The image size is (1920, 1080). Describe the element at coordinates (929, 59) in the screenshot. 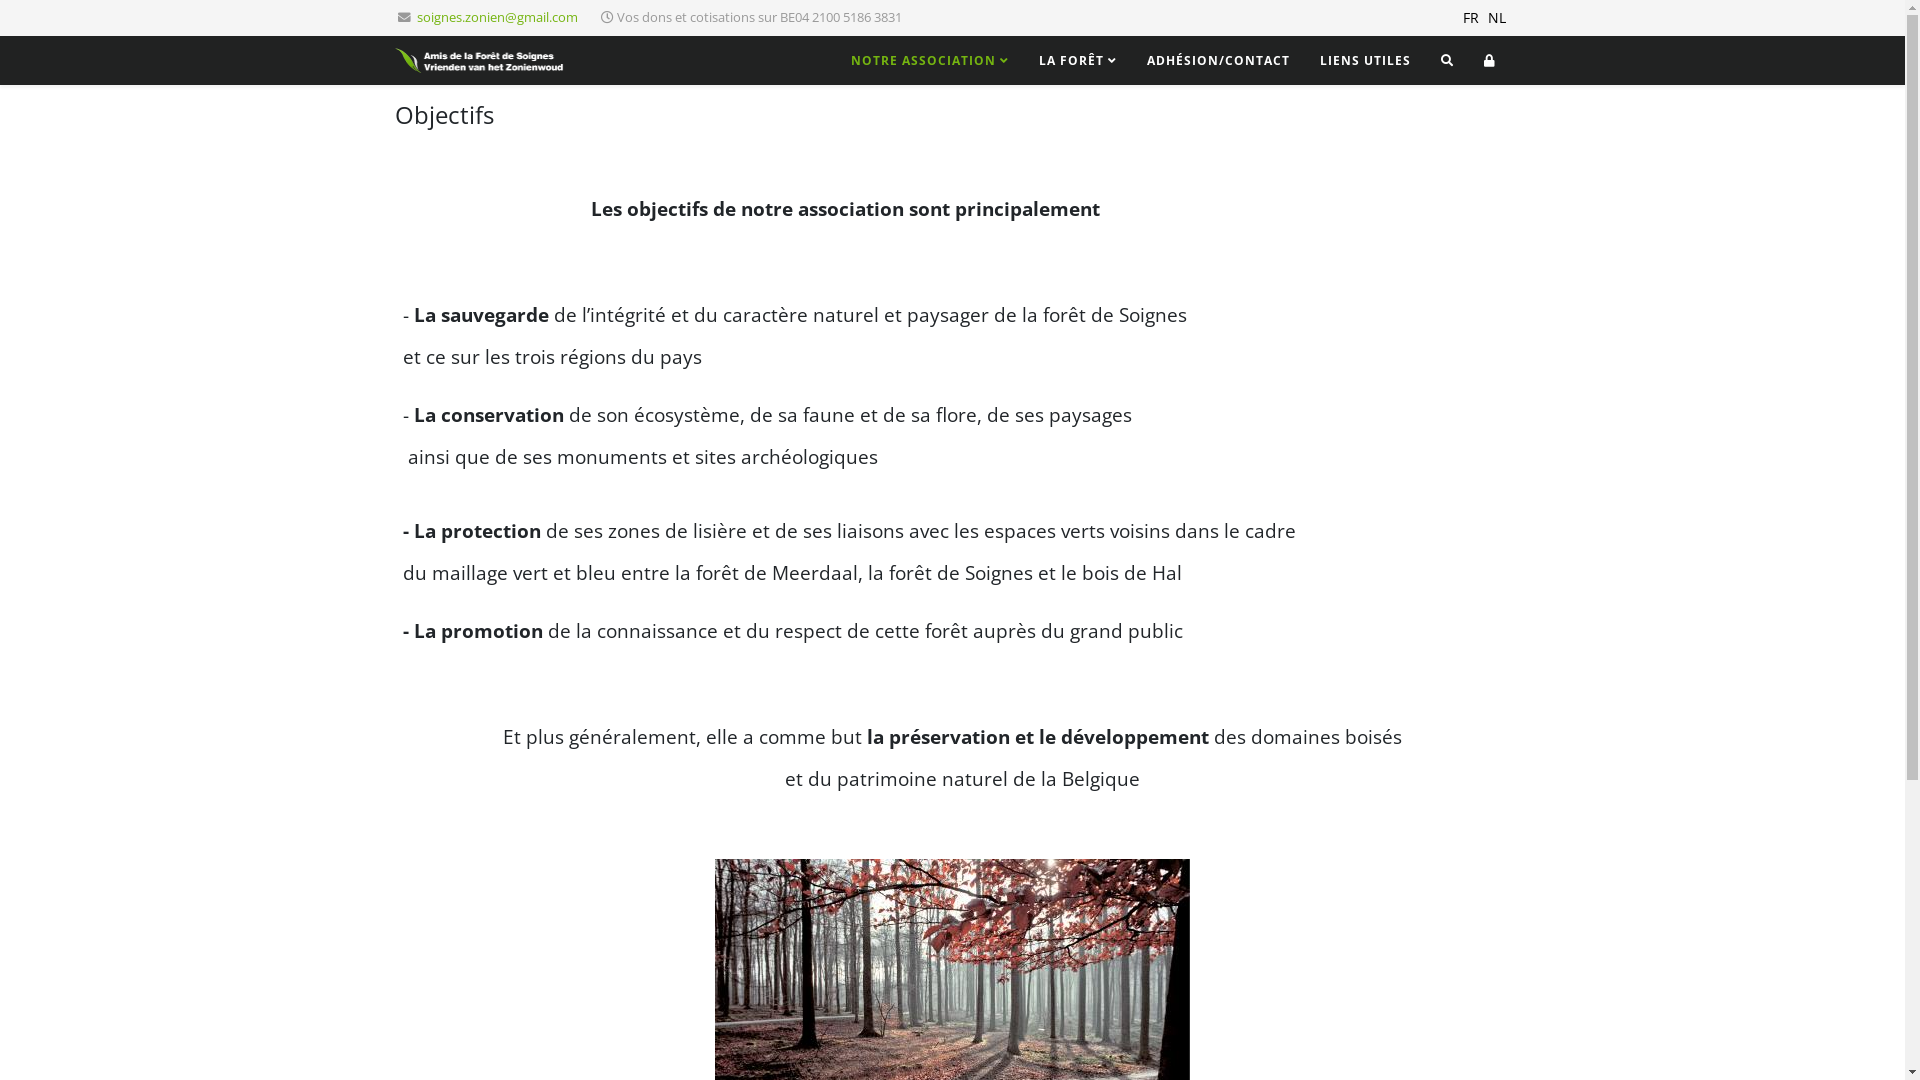

I see `'NOTRE ASSOCIATION'` at that location.